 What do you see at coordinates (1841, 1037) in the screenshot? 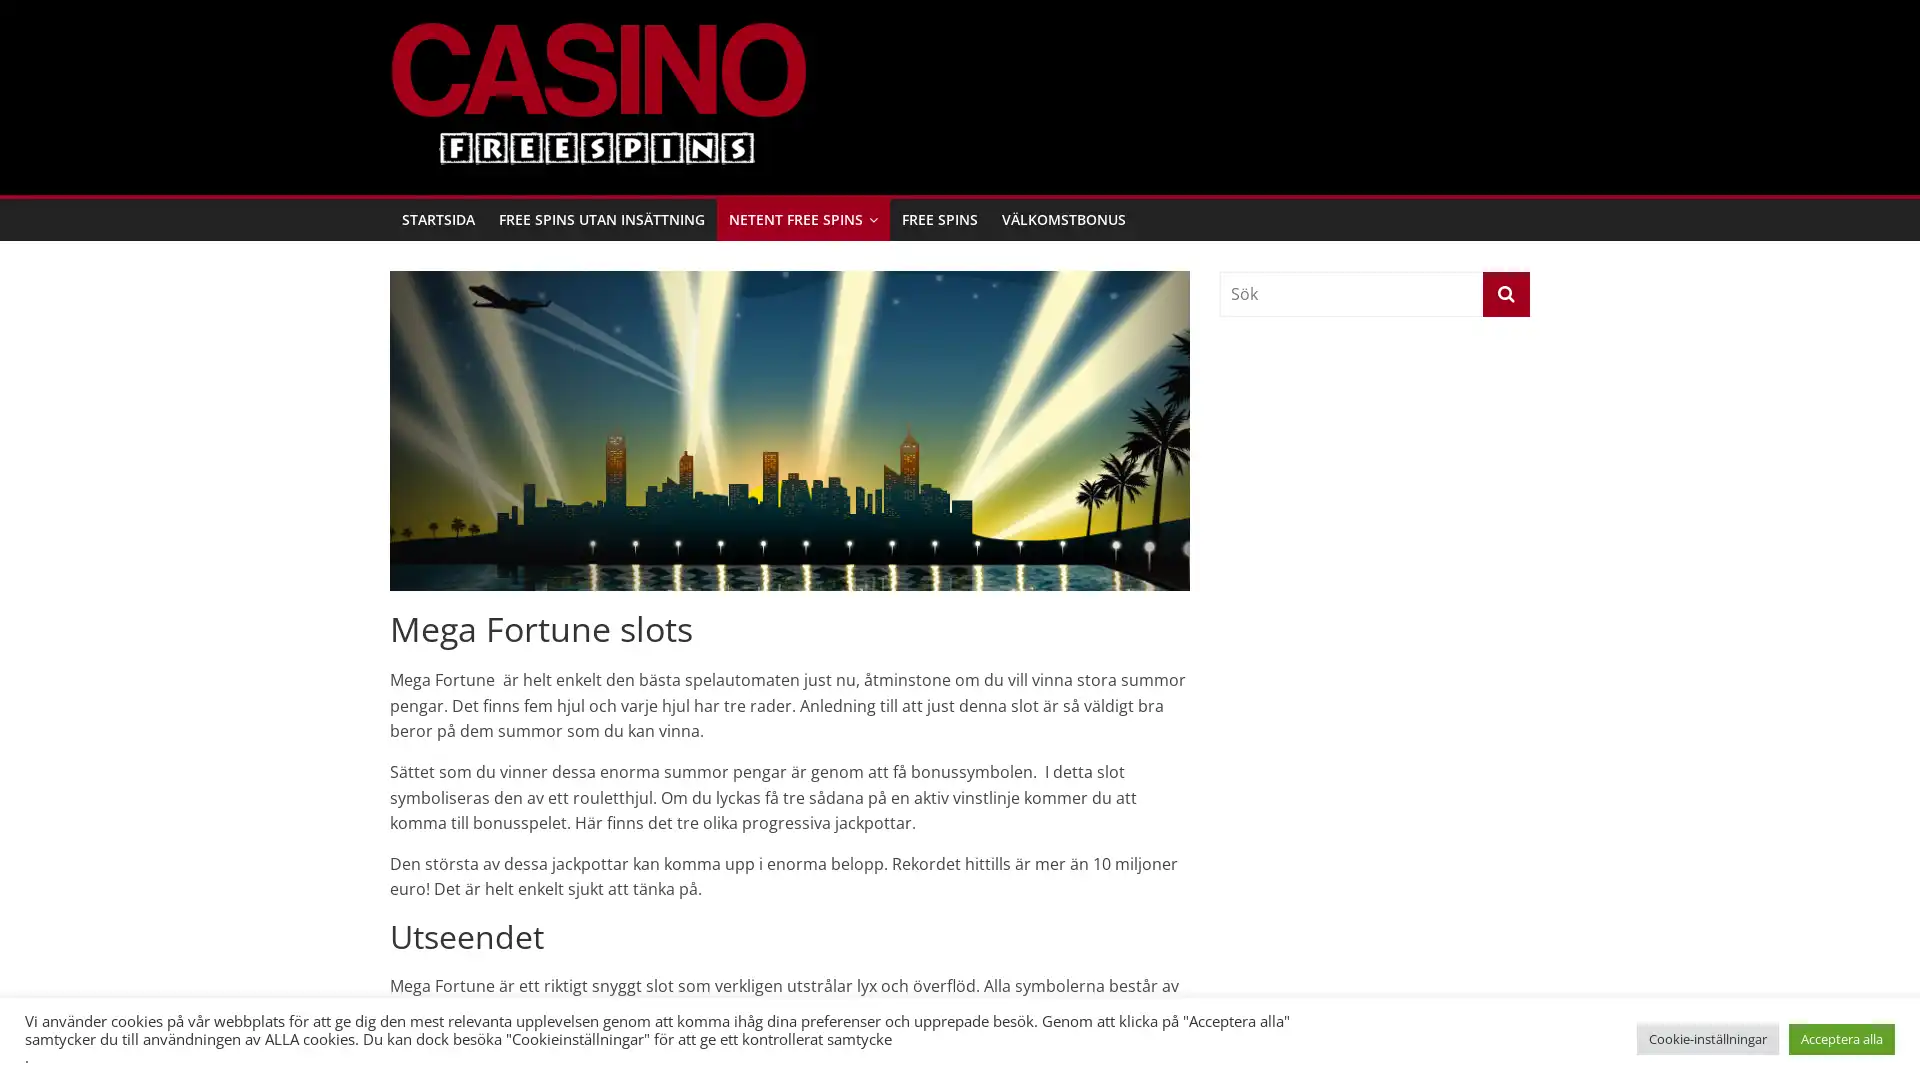
I see `Acceptera alla` at bounding box center [1841, 1037].